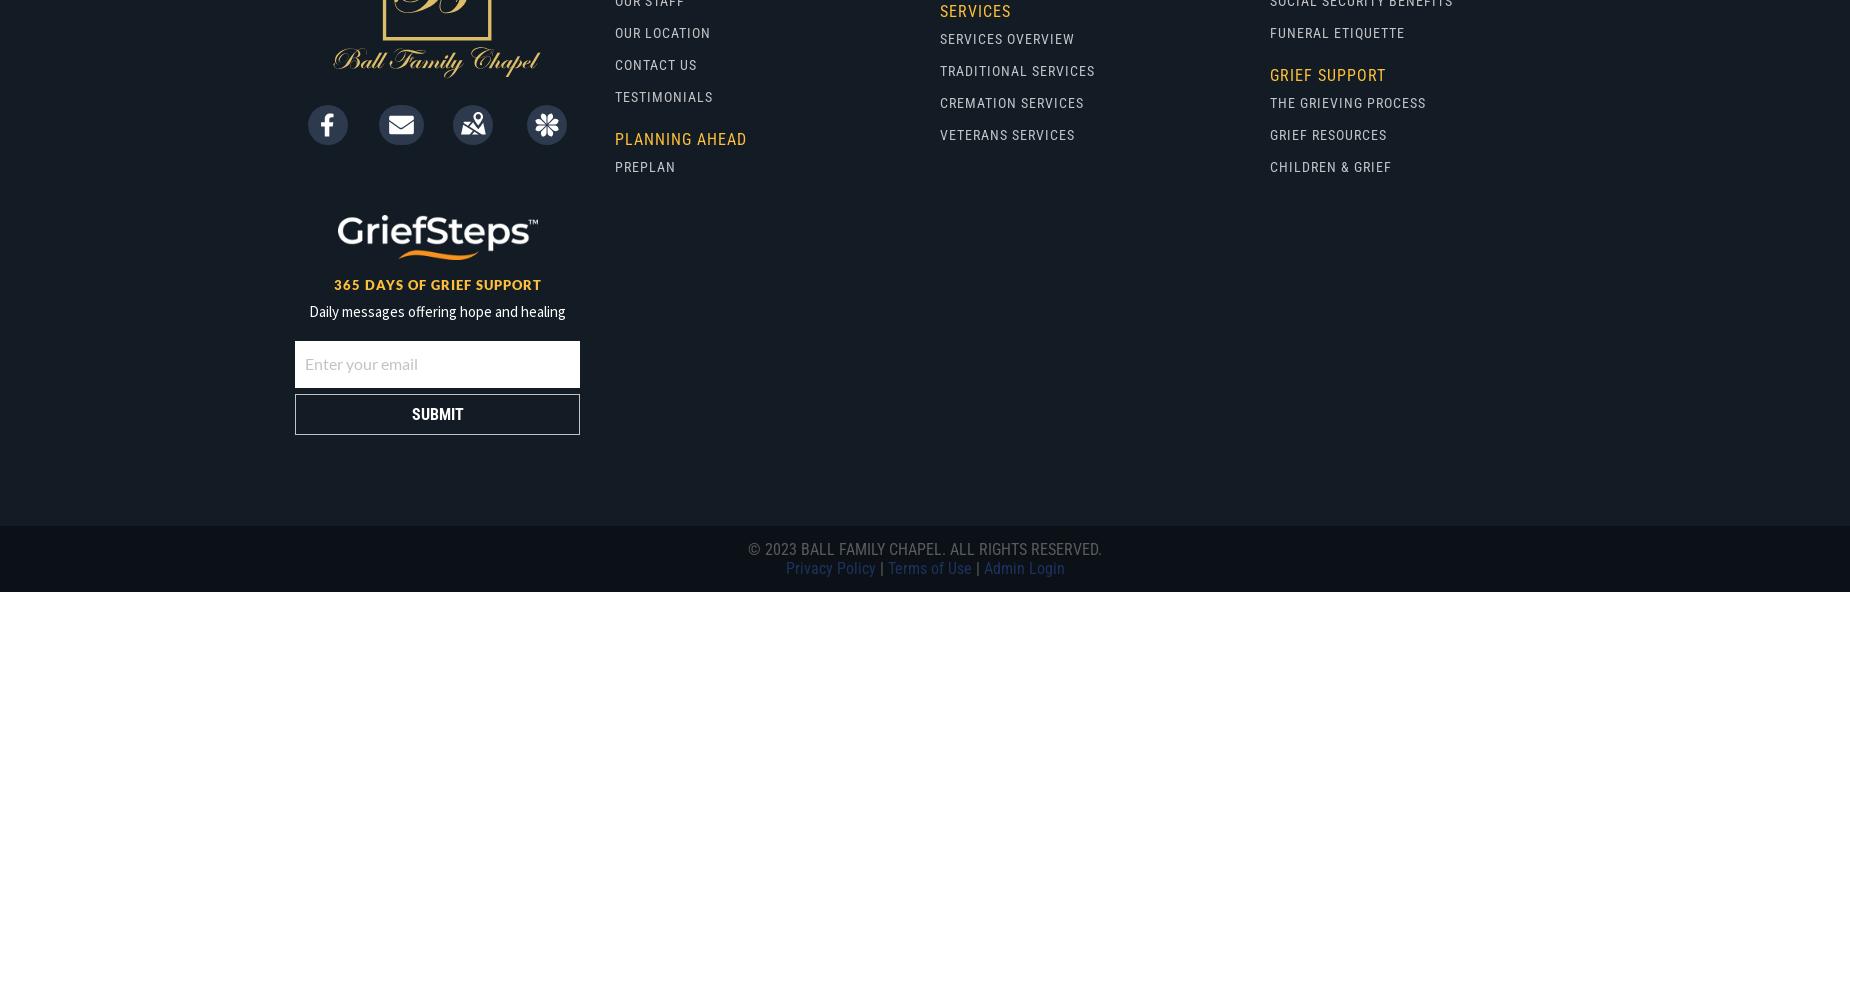 This screenshot has width=1850, height=1000. Describe the element at coordinates (436, 311) in the screenshot. I see `'Daily messages offering hope and healing'` at that location.